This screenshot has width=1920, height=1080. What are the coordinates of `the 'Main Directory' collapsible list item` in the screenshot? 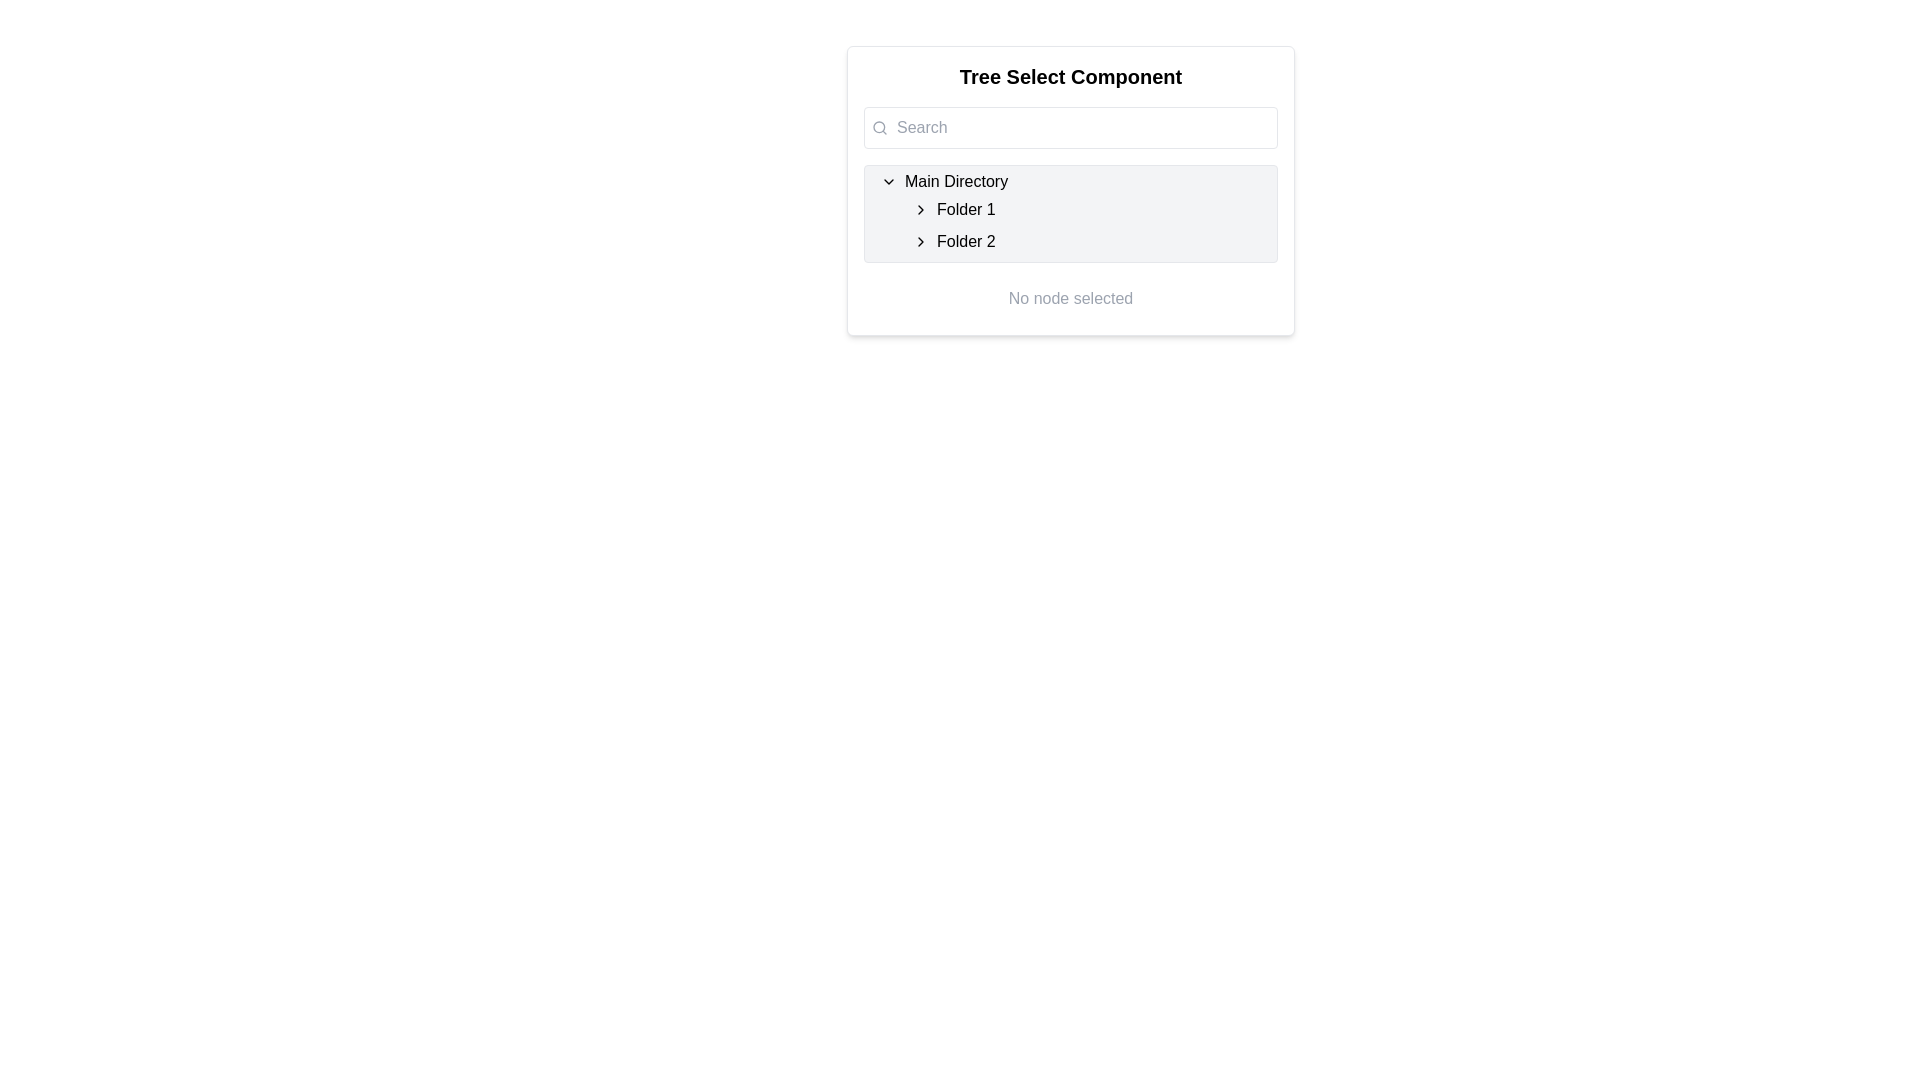 It's located at (1069, 181).